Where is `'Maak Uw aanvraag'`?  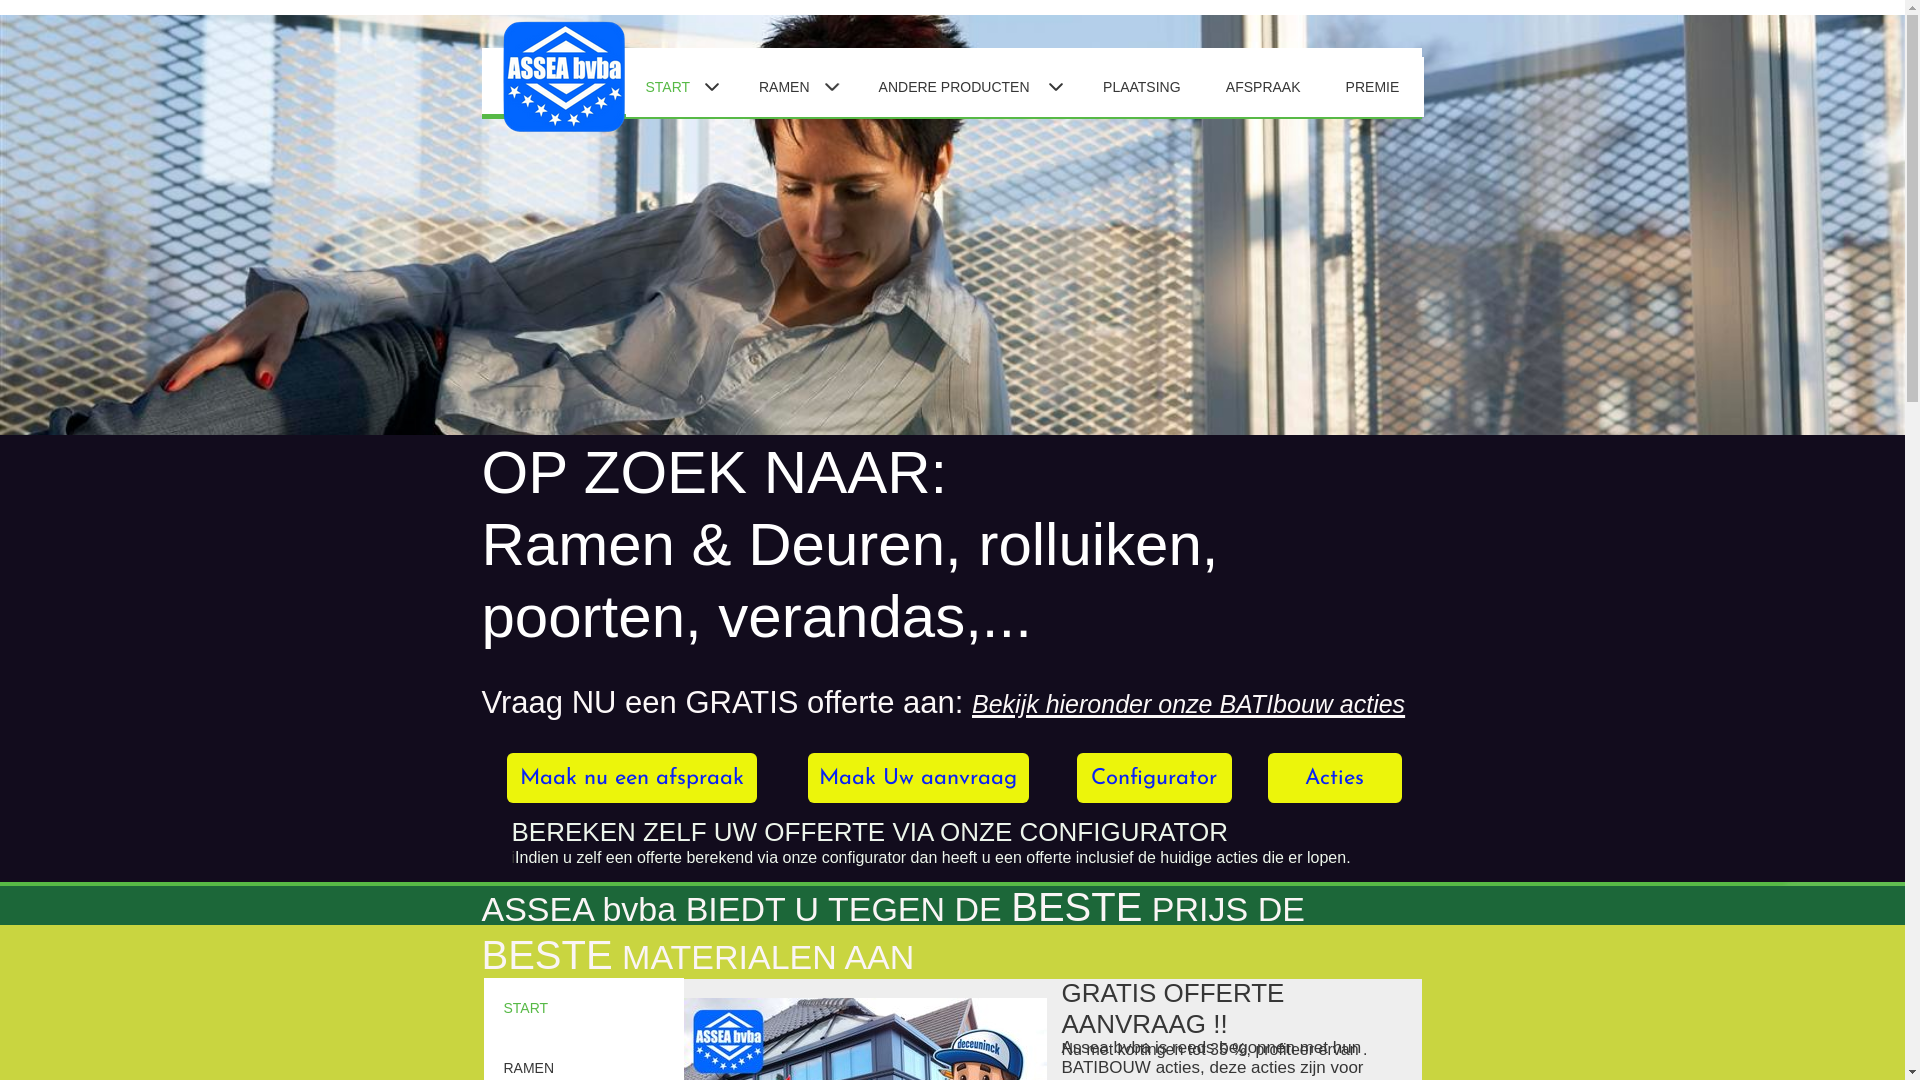
'Maak Uw aanvraag' is located at coordinates (917, 777).